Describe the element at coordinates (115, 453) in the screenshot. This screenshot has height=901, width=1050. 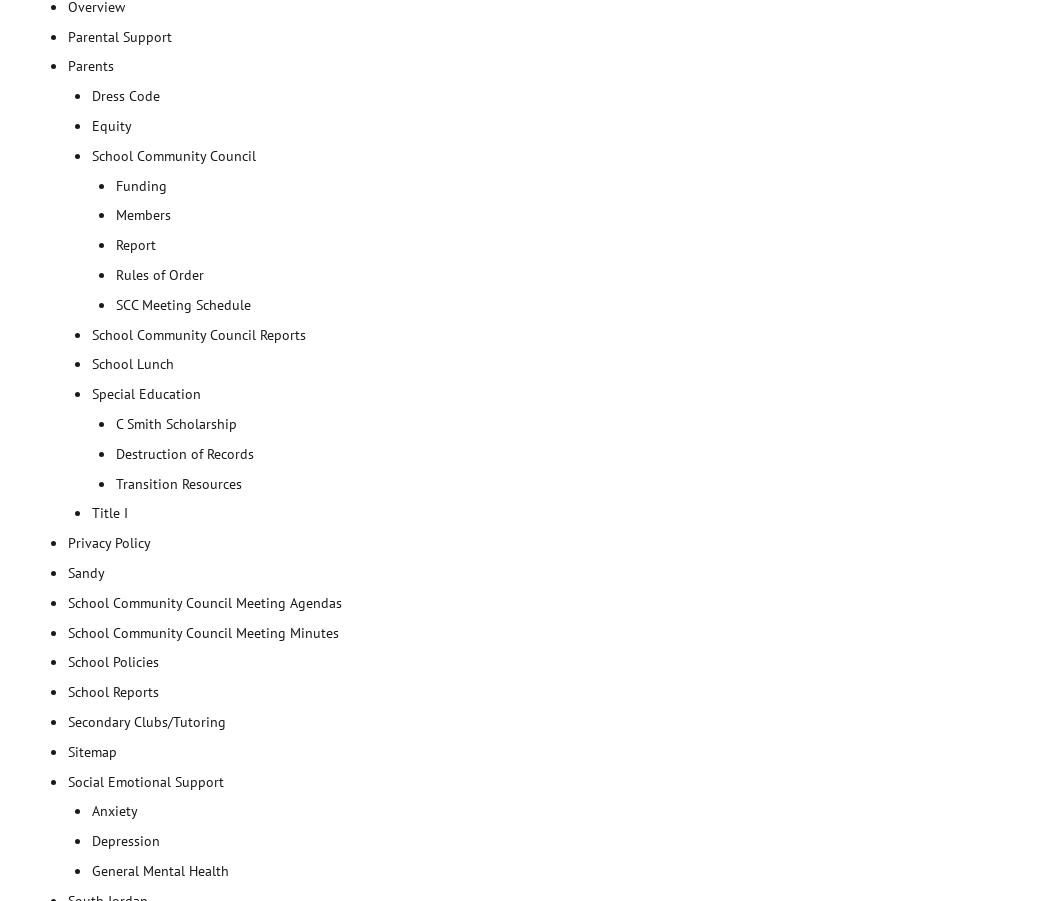
I see `'Destruction of Records'` at that location.